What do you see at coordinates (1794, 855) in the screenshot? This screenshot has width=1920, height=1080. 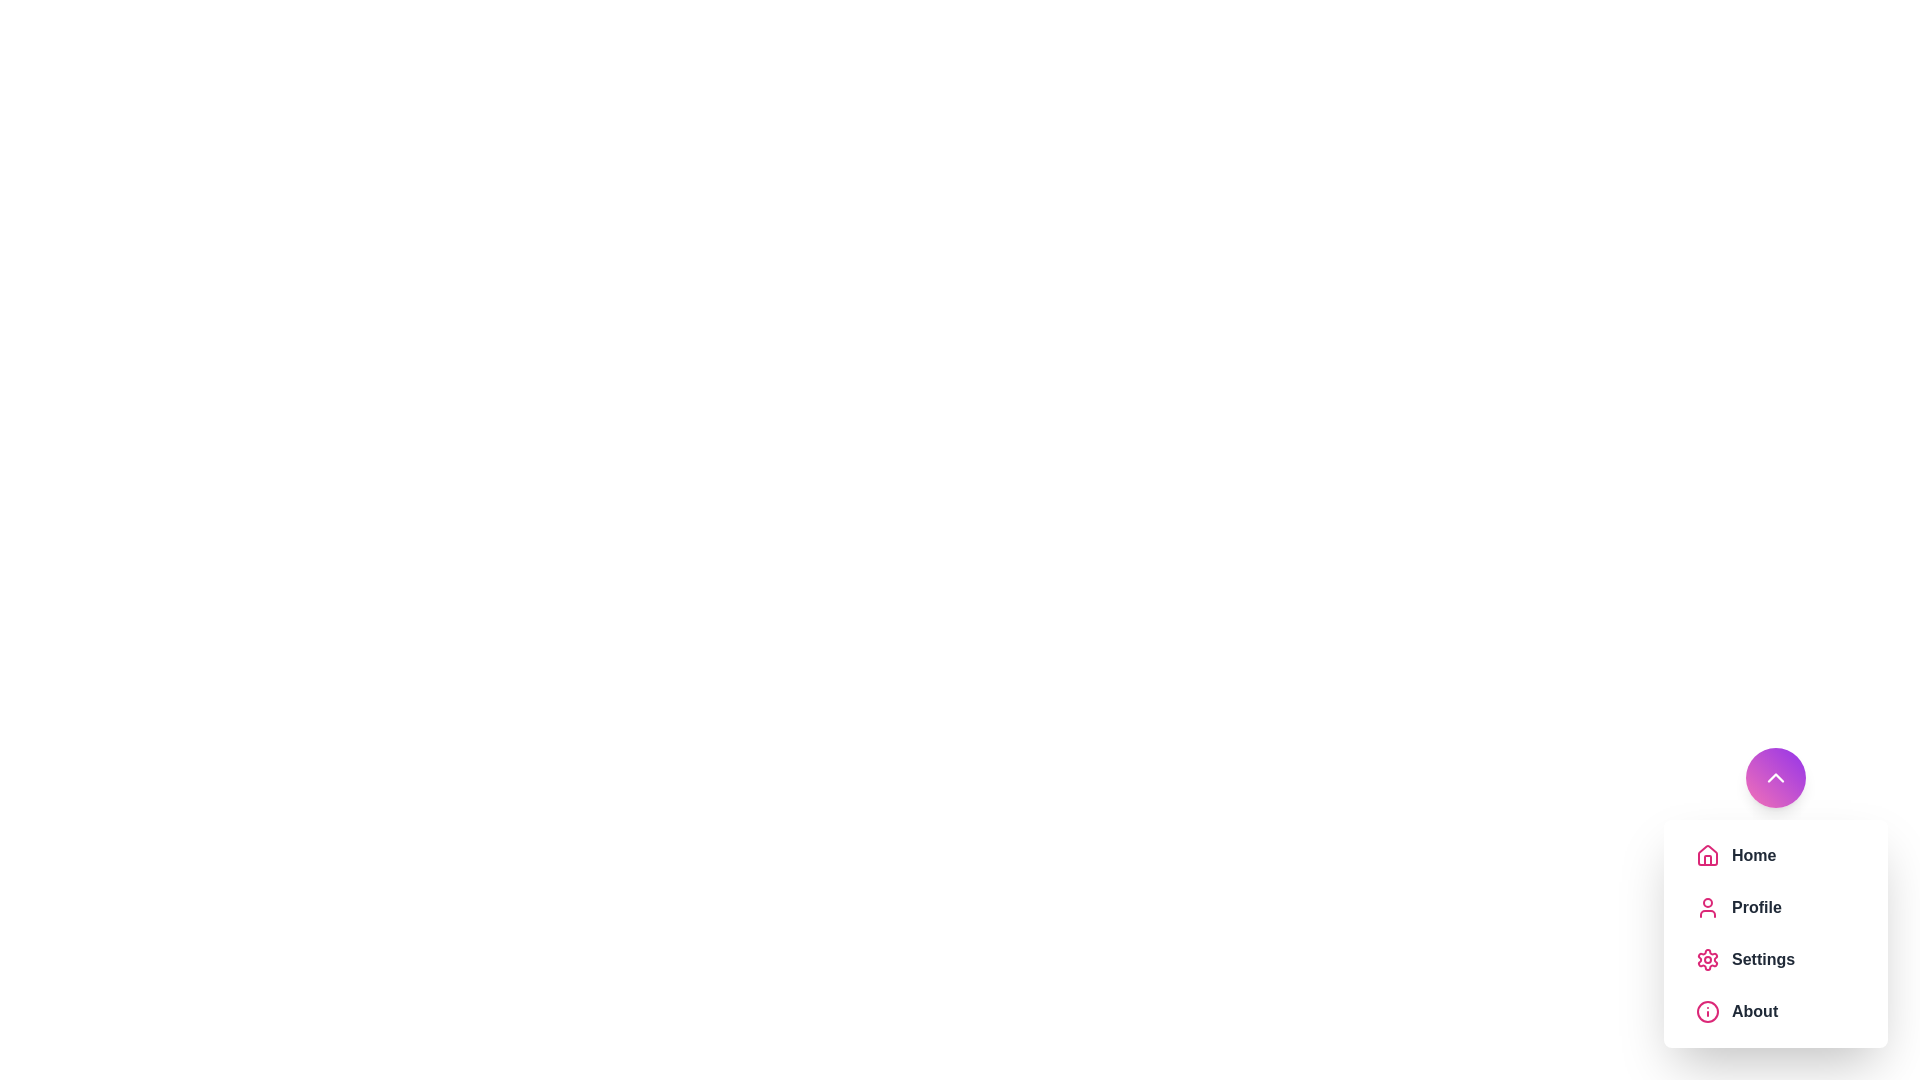 I see `the menu item labeled Home` at bounding box center [1794, 855].